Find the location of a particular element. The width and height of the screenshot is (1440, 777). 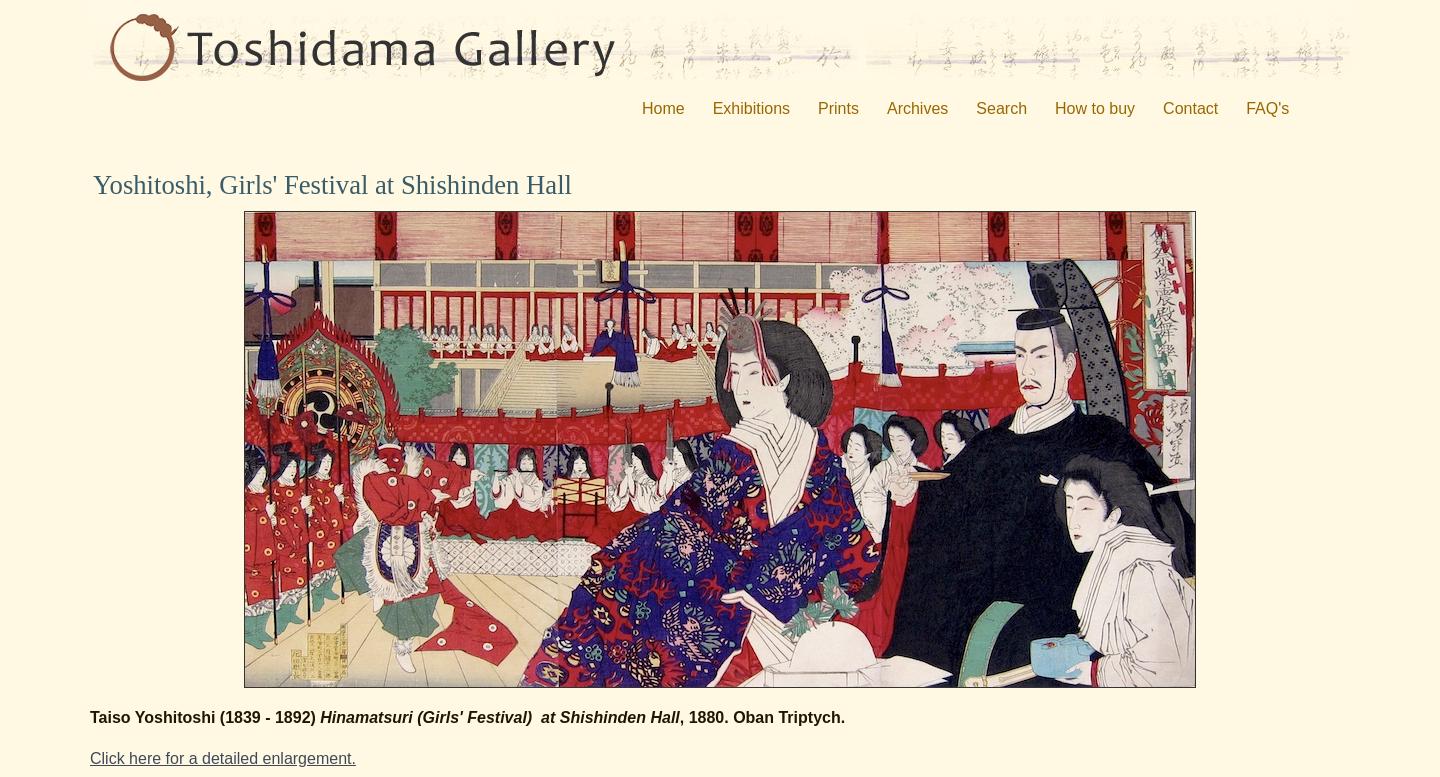

'Home' is located at coordinates (662, 107).